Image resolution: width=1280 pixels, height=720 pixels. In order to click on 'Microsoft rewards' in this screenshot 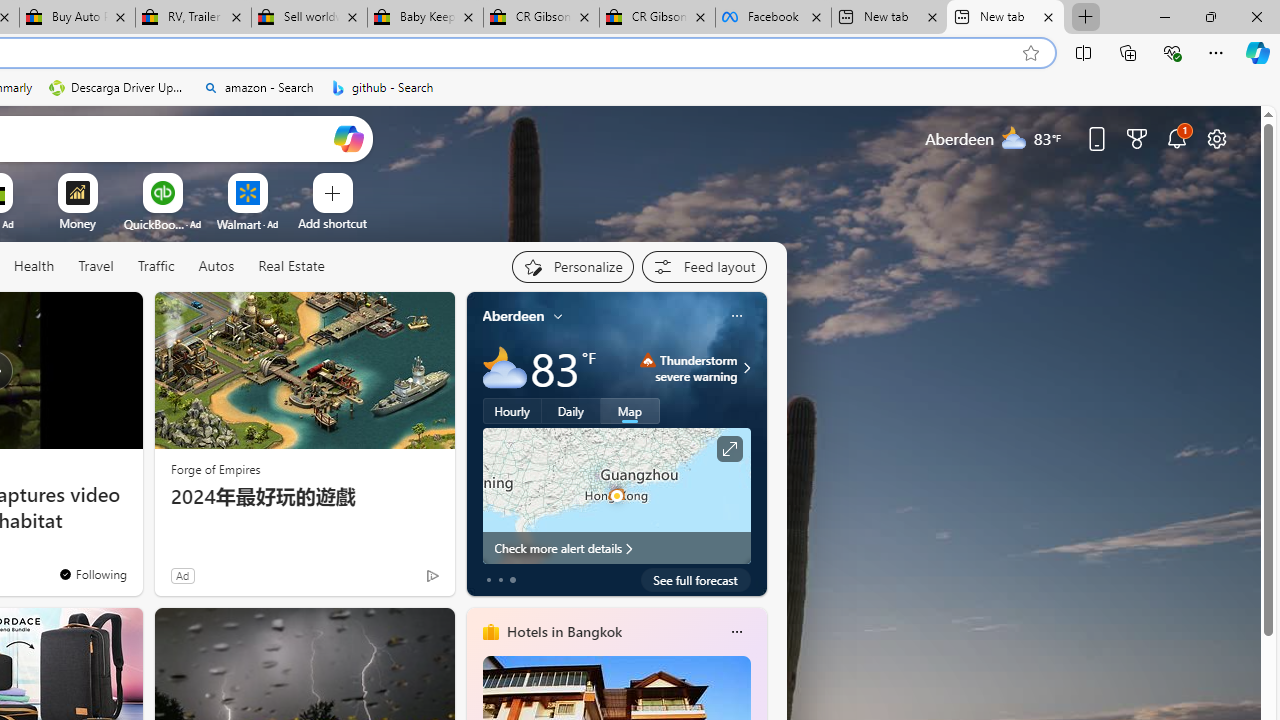, I will do `click(1137, 137)`.